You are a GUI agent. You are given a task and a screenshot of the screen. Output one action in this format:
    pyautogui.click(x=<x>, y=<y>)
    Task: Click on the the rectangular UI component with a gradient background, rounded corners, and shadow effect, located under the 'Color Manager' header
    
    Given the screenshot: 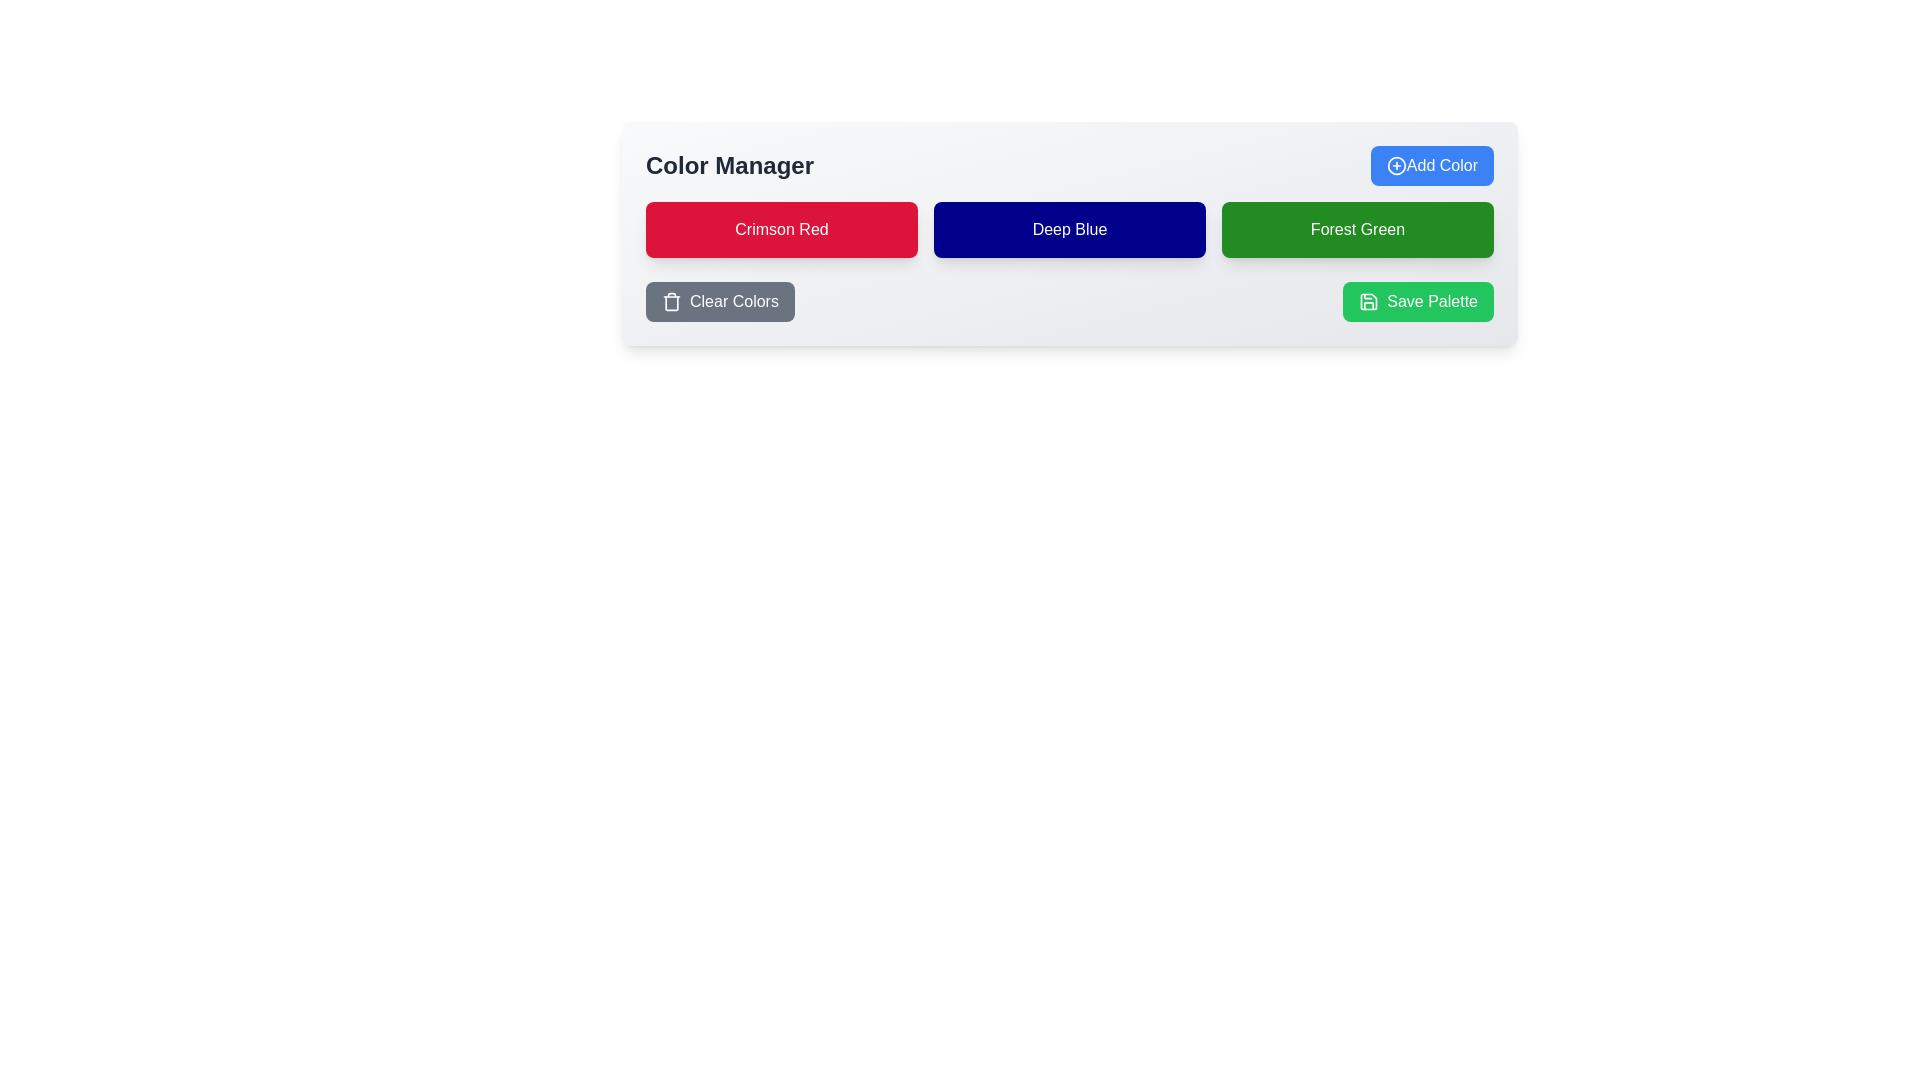 What is the action you would take?
    pyautogui.click(x=1069, y=233)
    